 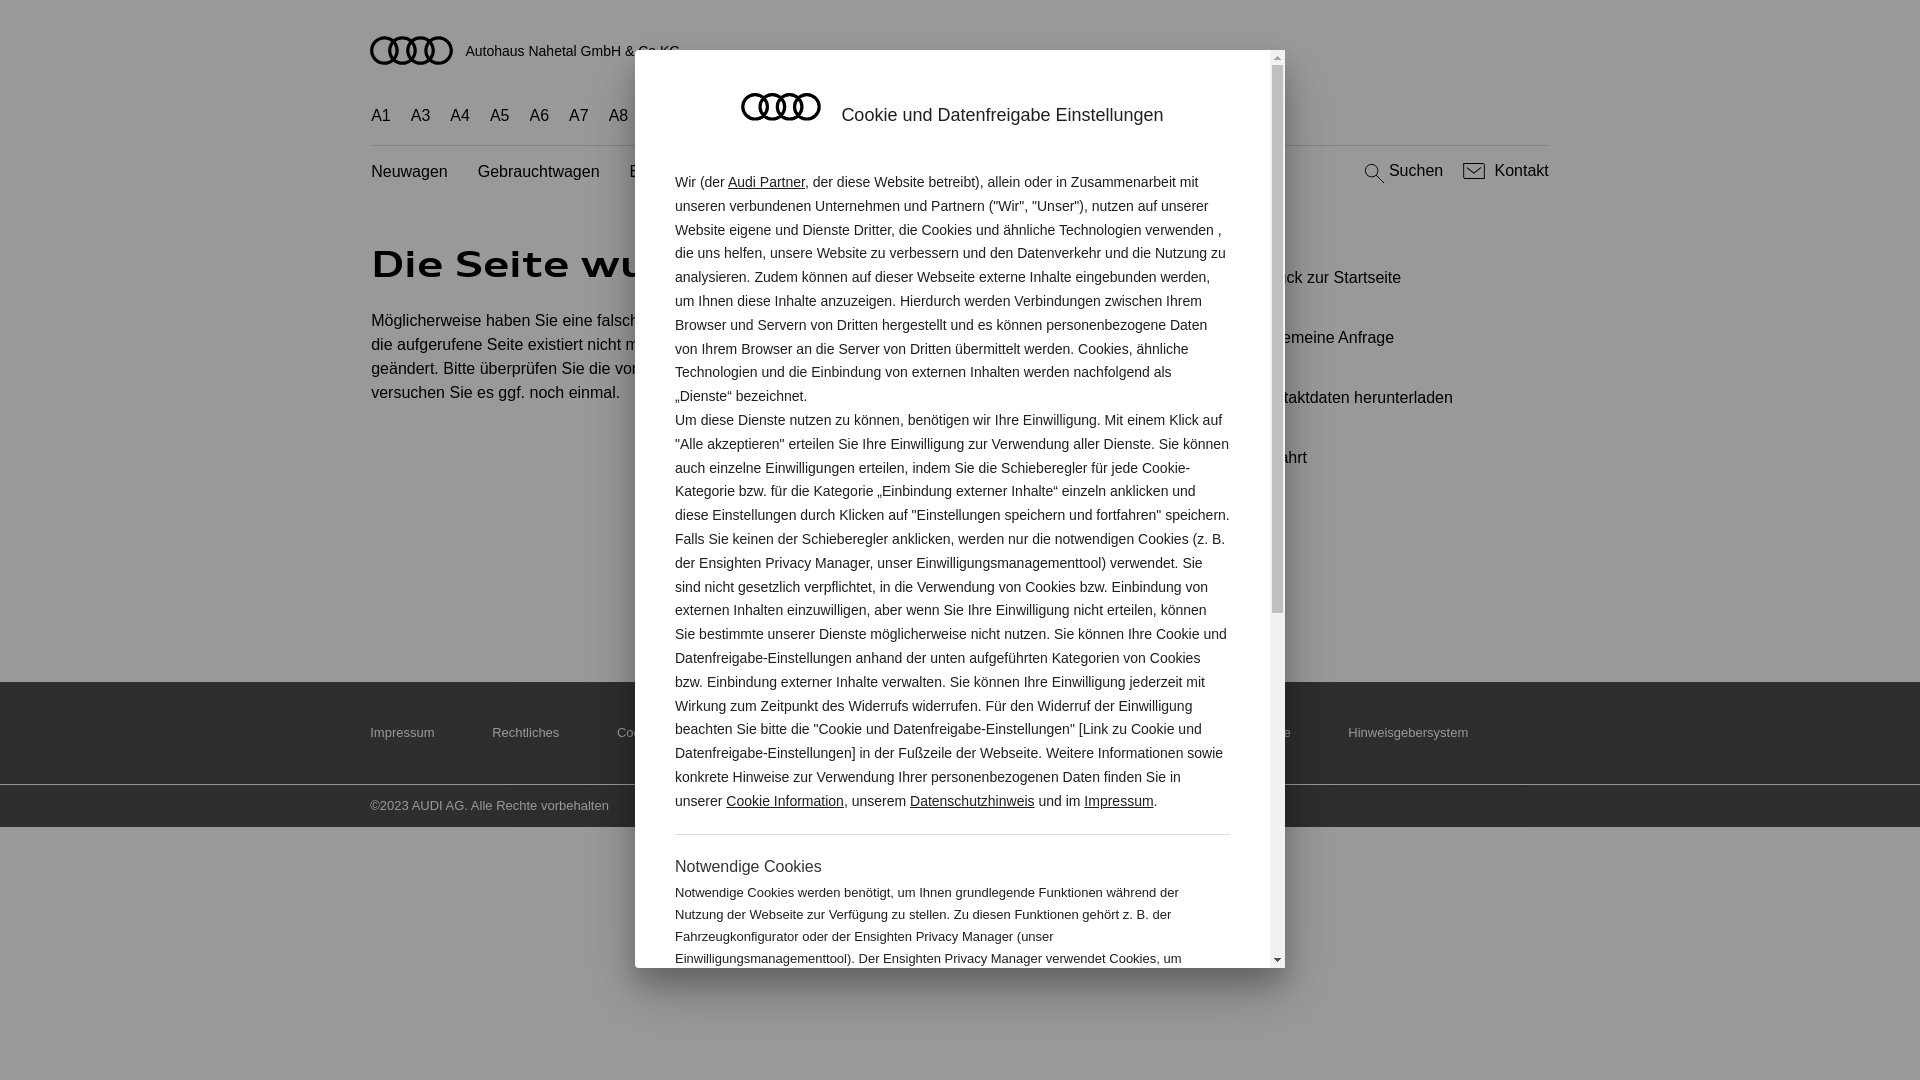 What do you see at coordinates (616, 732) in the screenshot?
I see `'Cookie Policy'` at bounding box center [616, 732].